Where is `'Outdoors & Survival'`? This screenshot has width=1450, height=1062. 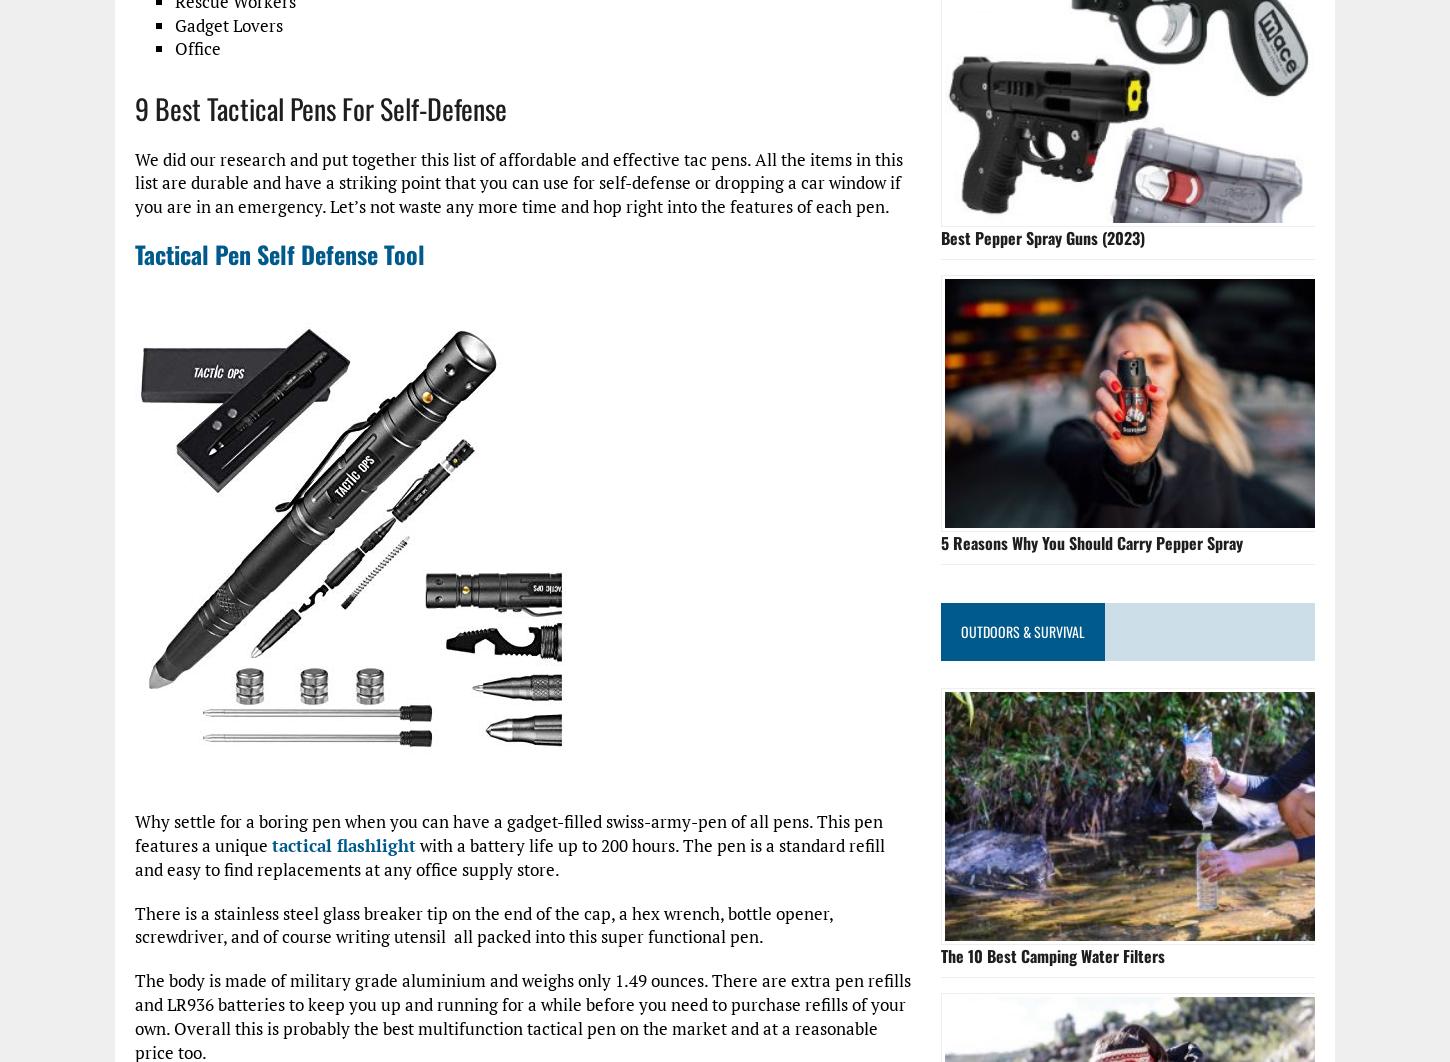 'Outdoors & Survival' is located at coordinates (1022, 630).